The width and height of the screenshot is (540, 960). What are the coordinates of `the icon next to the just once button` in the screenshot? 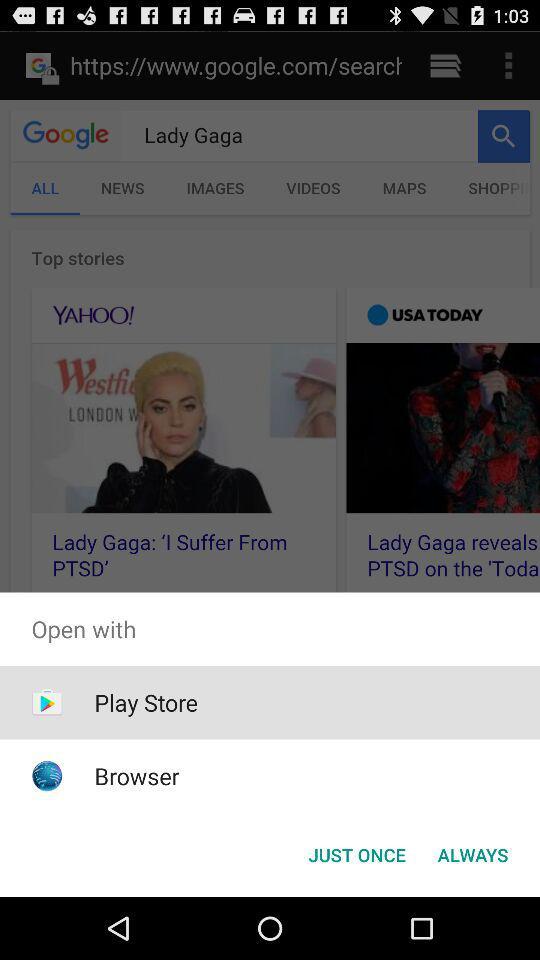 It's located at (472, 853).